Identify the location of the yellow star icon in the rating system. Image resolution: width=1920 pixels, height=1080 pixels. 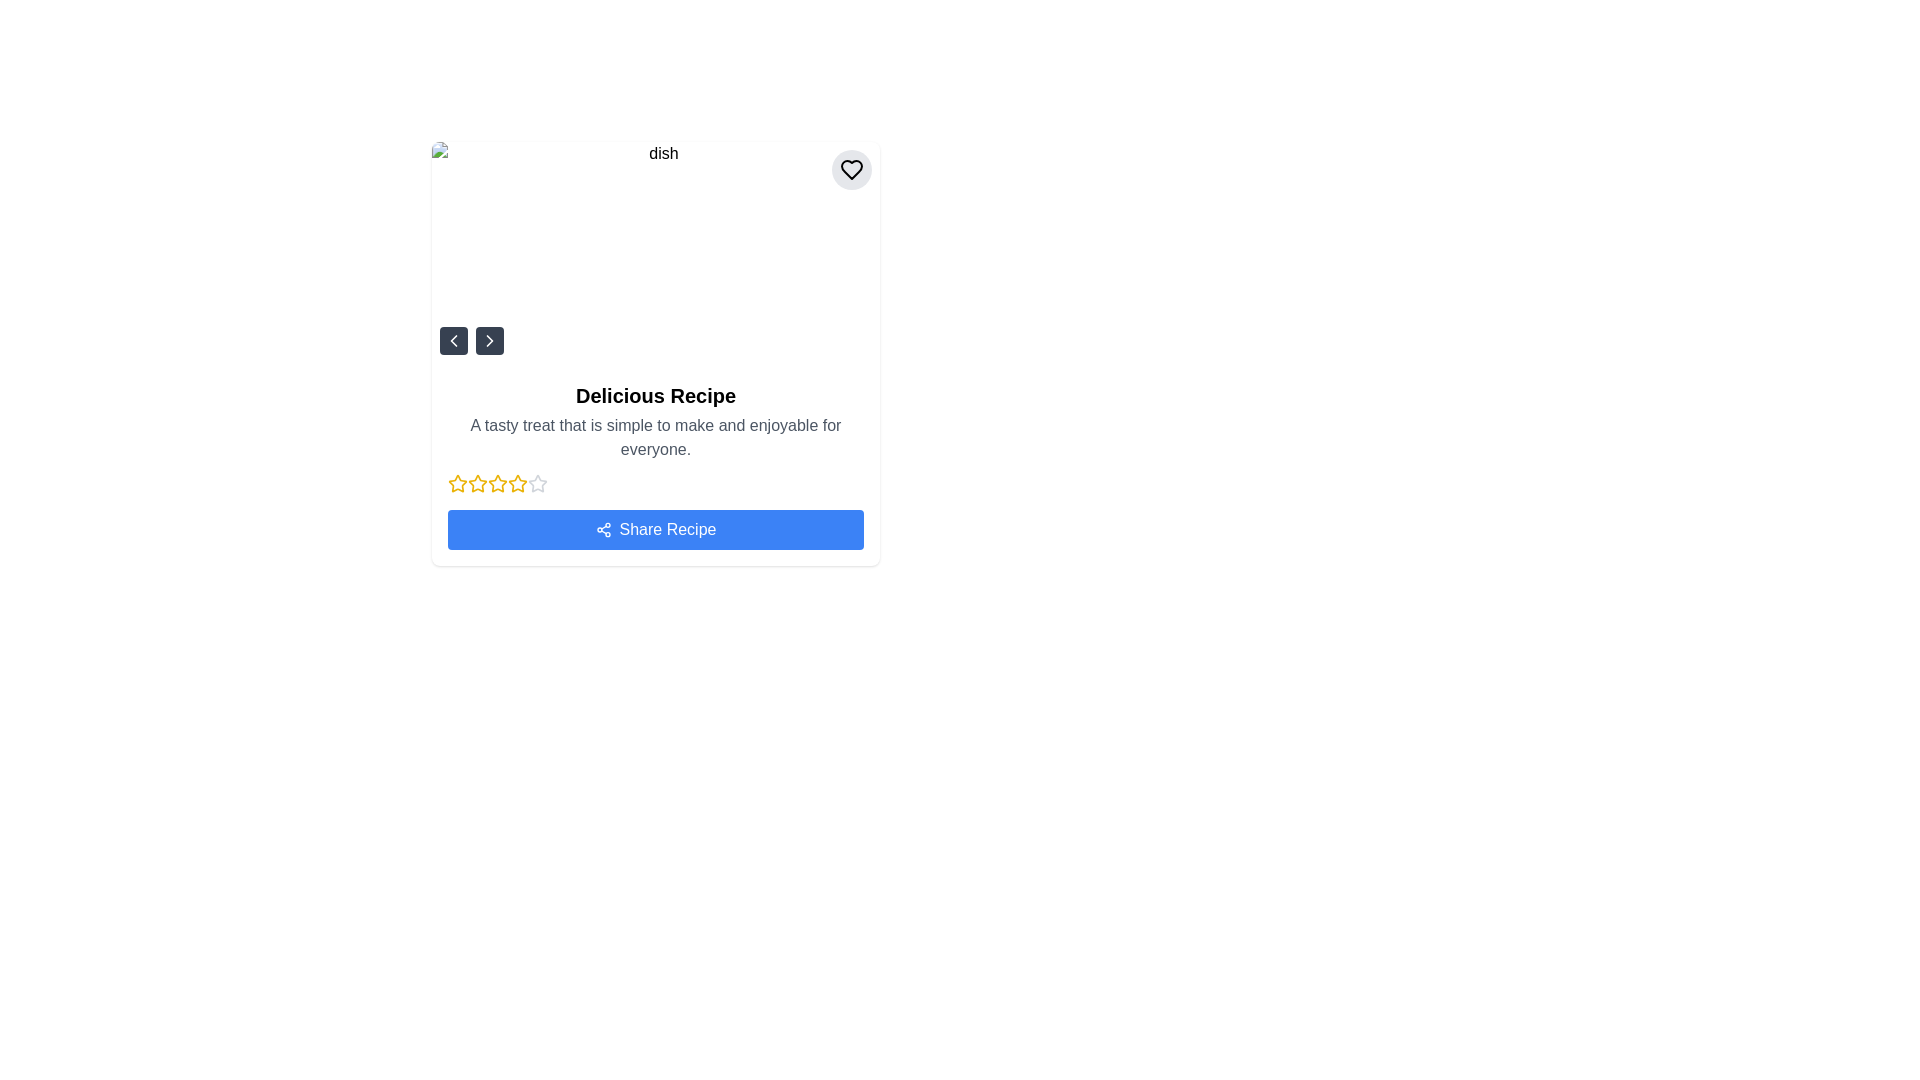
(456, 483).